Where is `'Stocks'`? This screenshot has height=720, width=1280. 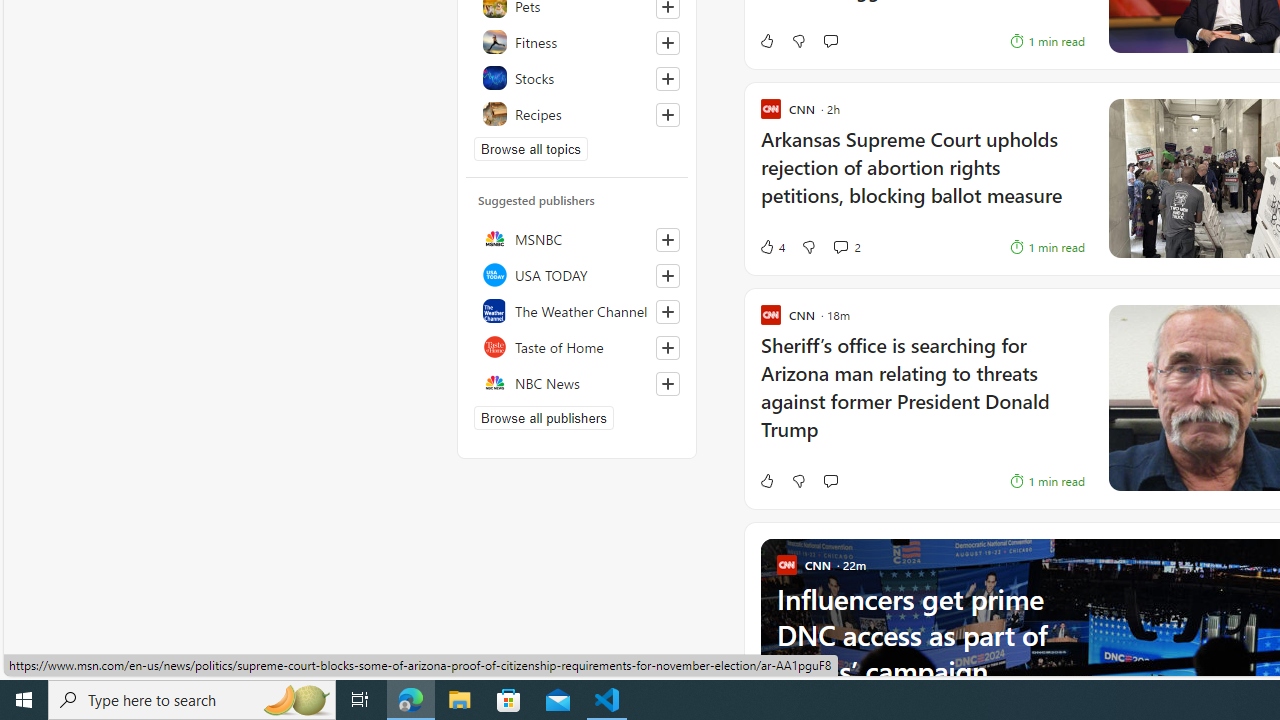
'Stocks' is located at coordinates (576, 77).